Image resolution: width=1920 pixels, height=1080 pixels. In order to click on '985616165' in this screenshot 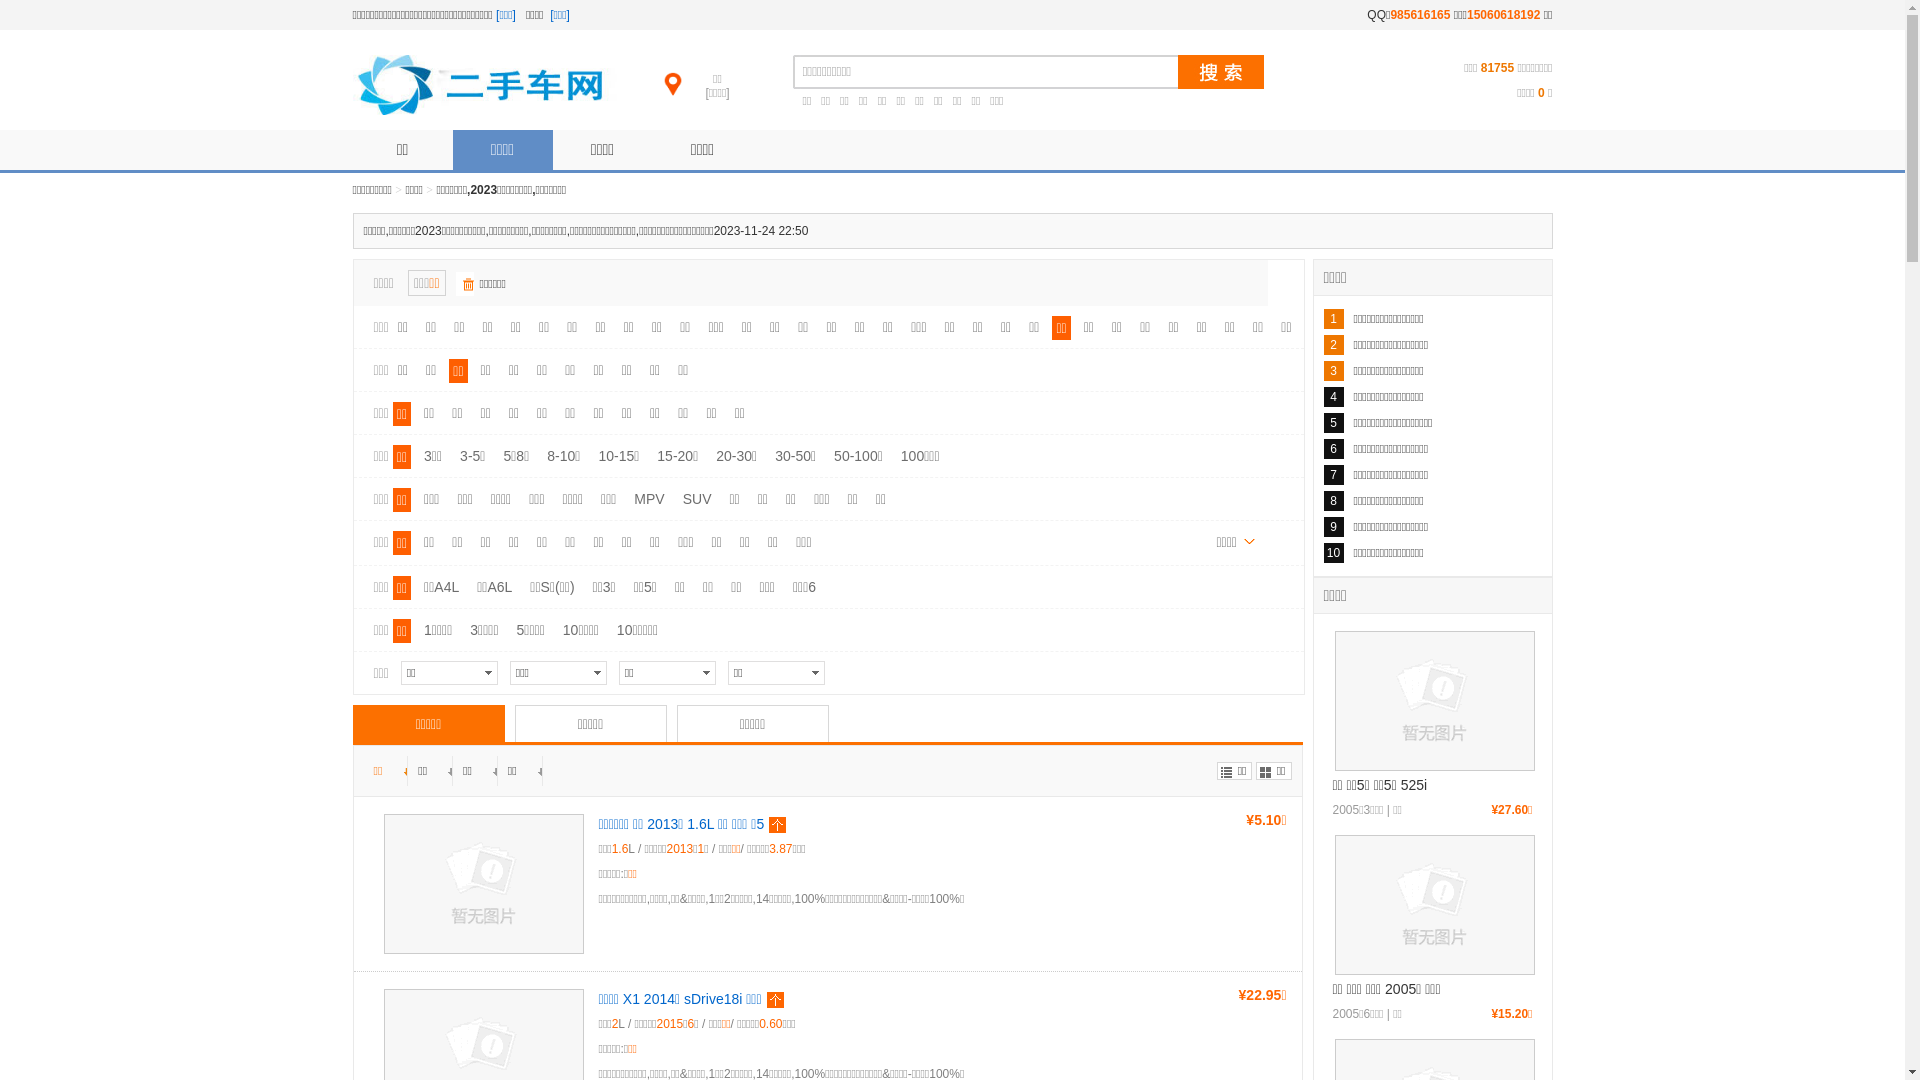, I will do `click(1419, 15)`.